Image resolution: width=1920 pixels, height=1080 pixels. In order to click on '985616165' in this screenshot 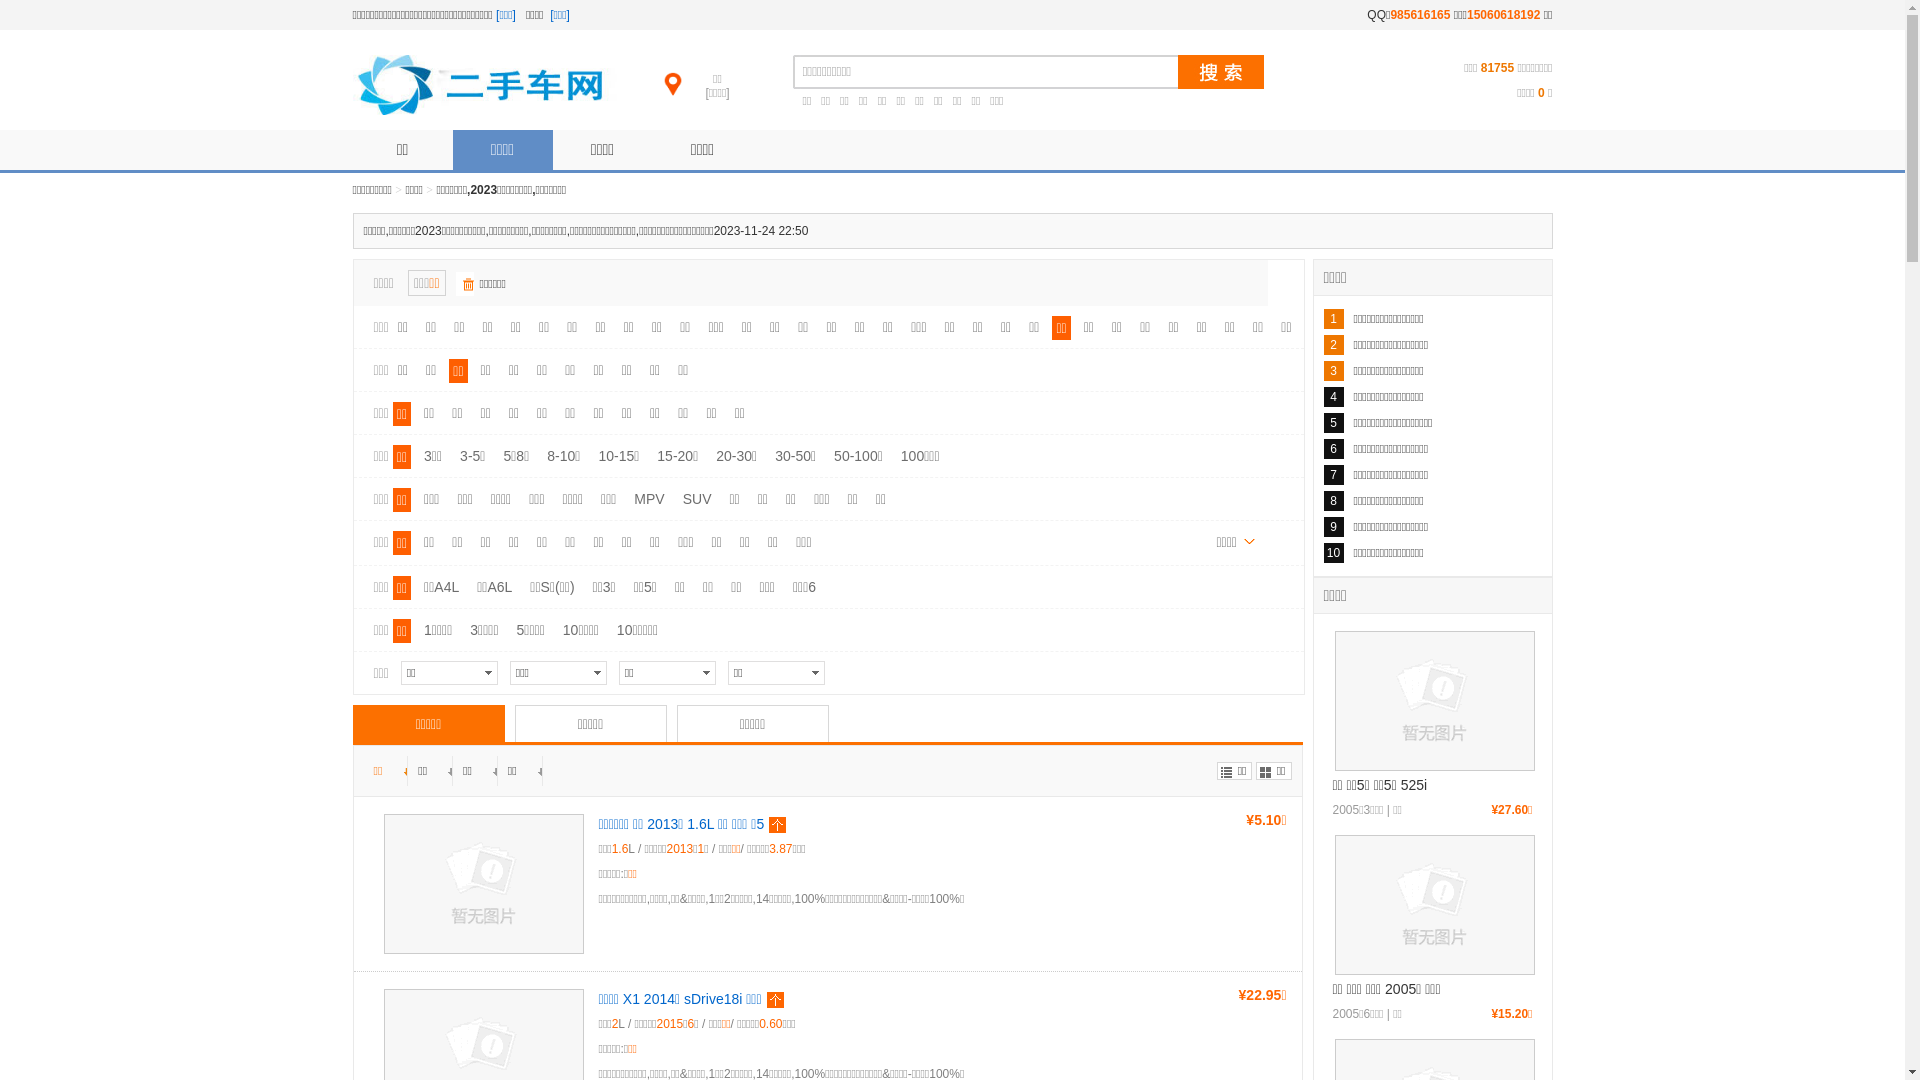, I will do `click(1419, 15)`.